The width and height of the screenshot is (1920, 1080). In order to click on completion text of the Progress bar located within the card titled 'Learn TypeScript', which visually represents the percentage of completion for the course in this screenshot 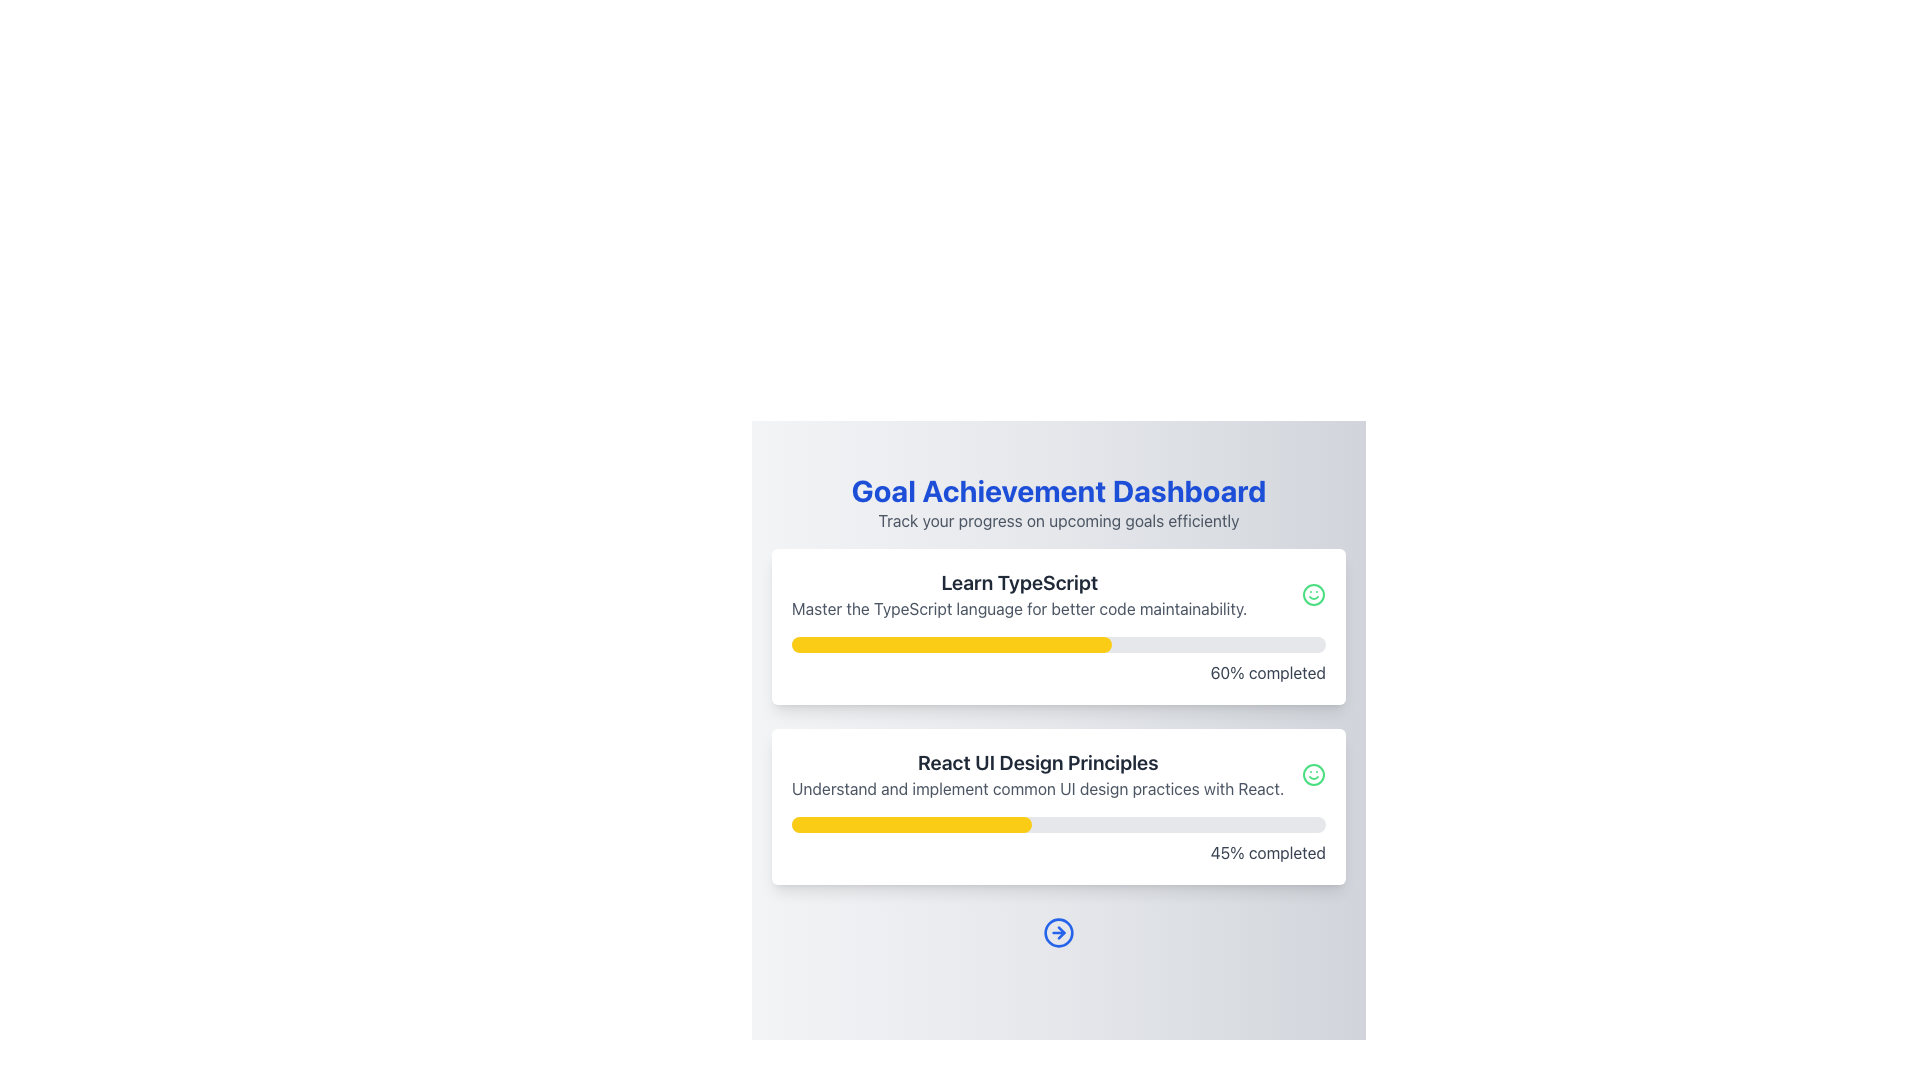, I will do `click(1058, 660)`.